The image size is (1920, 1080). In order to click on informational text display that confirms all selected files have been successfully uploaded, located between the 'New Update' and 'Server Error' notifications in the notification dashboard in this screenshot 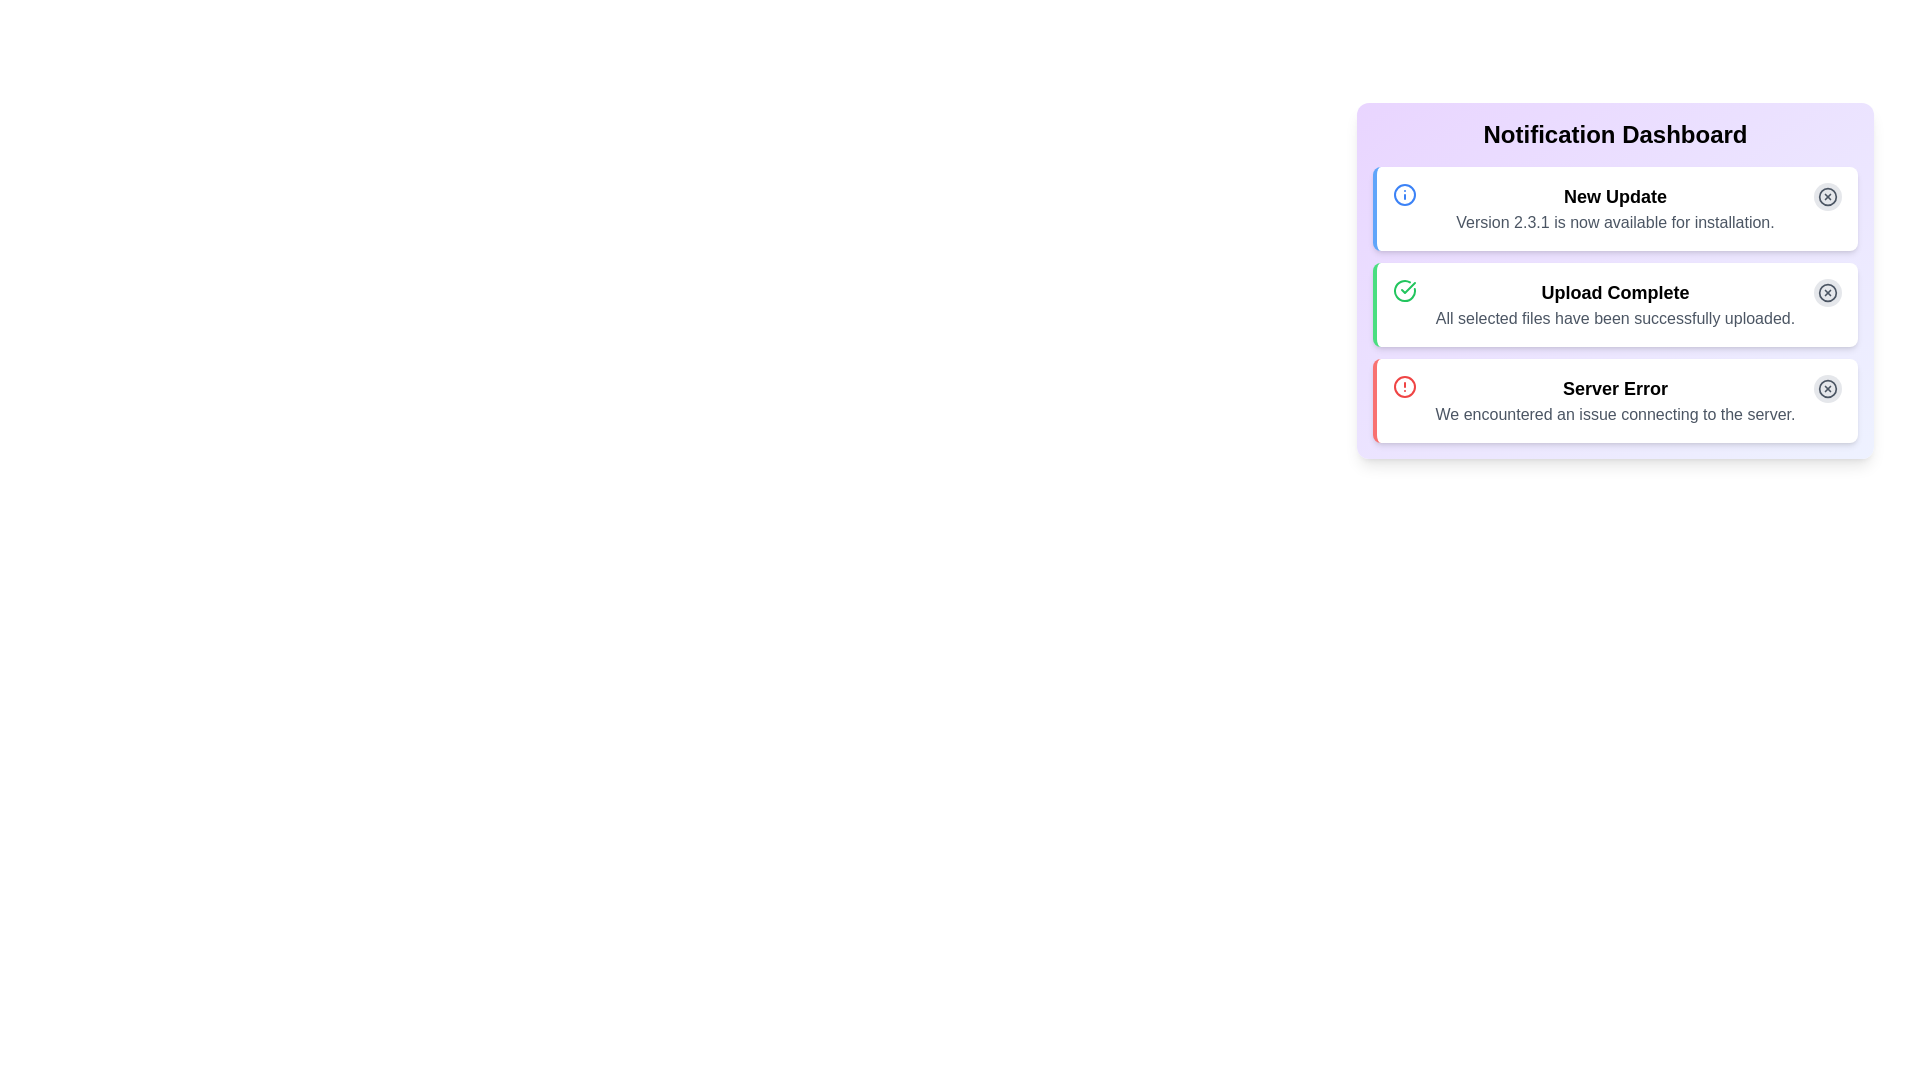, I will do `click(1615, 304)`.